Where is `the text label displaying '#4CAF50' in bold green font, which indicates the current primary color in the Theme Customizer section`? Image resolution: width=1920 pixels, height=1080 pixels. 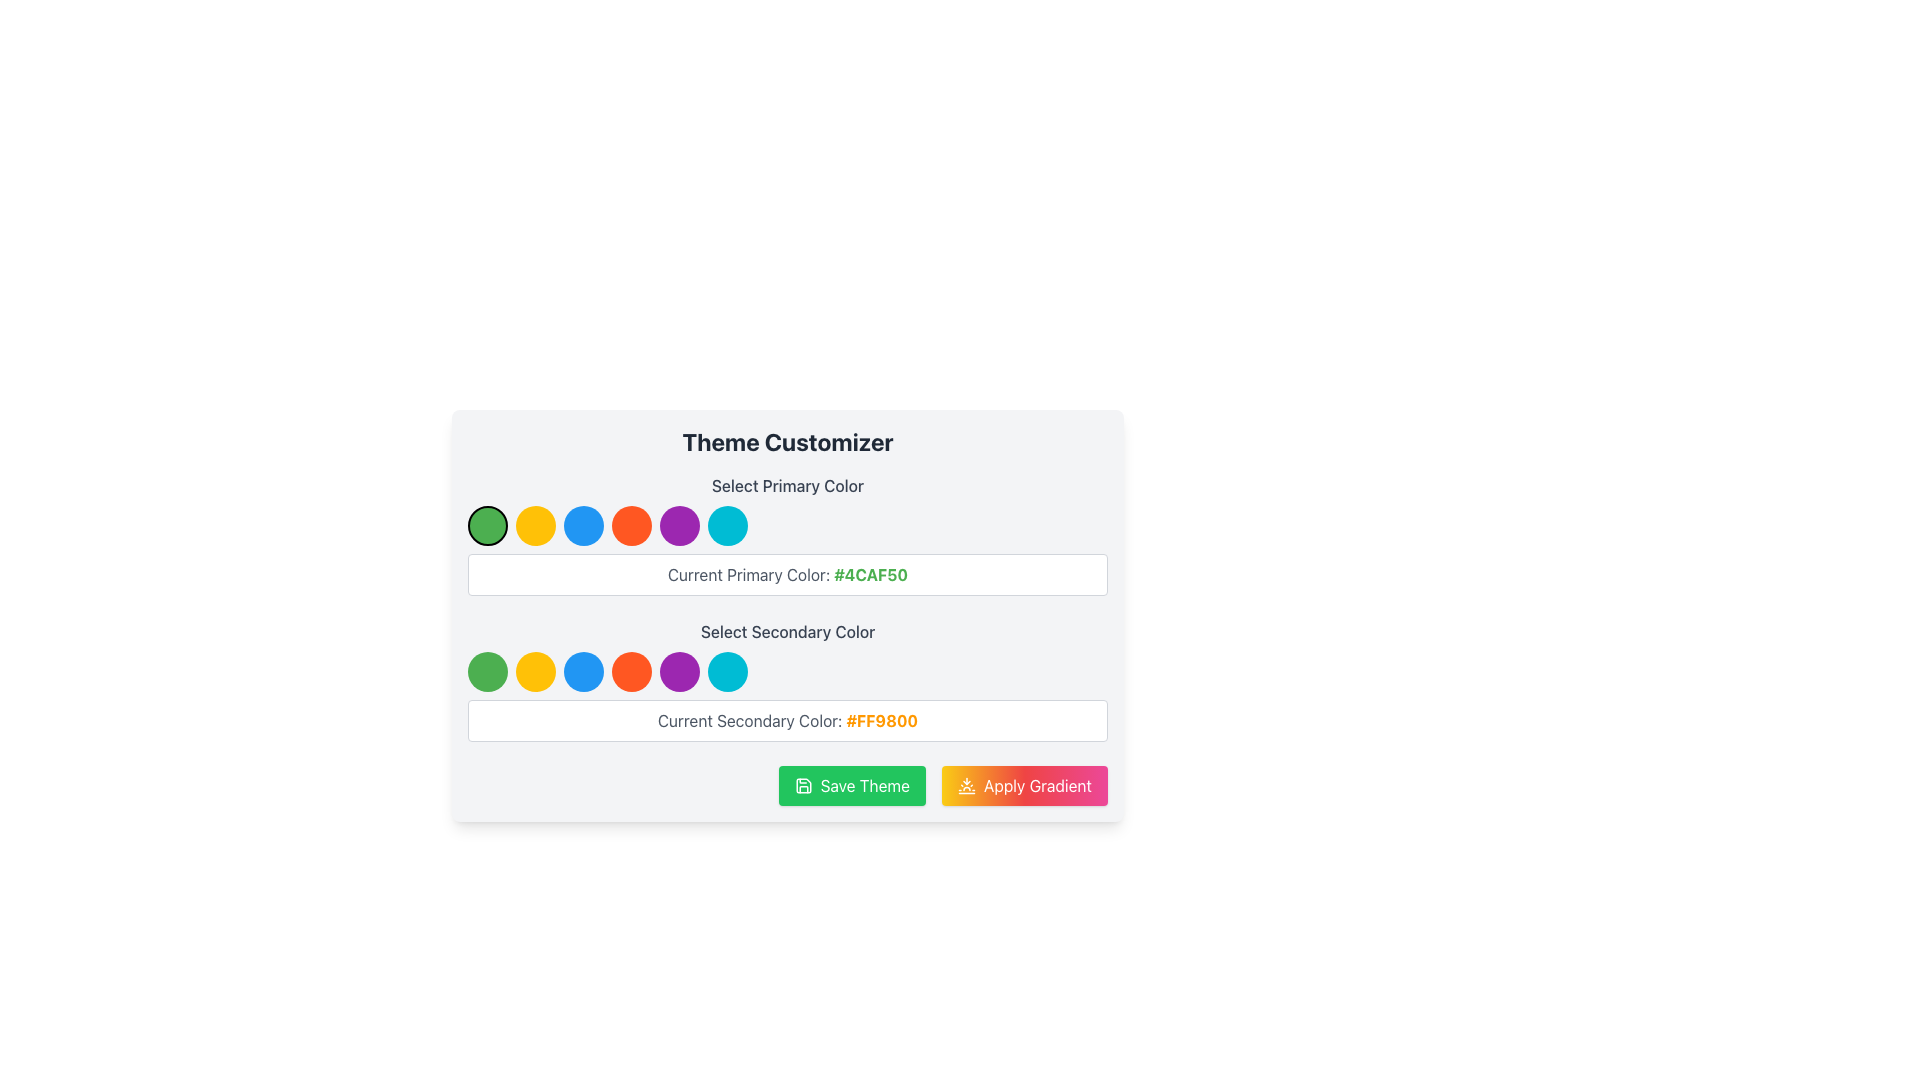
the text label displaying '#4CAF50' in bold green font, which indicates the current primary color in the Theme Customizer section is located at coordinates (871, 574).